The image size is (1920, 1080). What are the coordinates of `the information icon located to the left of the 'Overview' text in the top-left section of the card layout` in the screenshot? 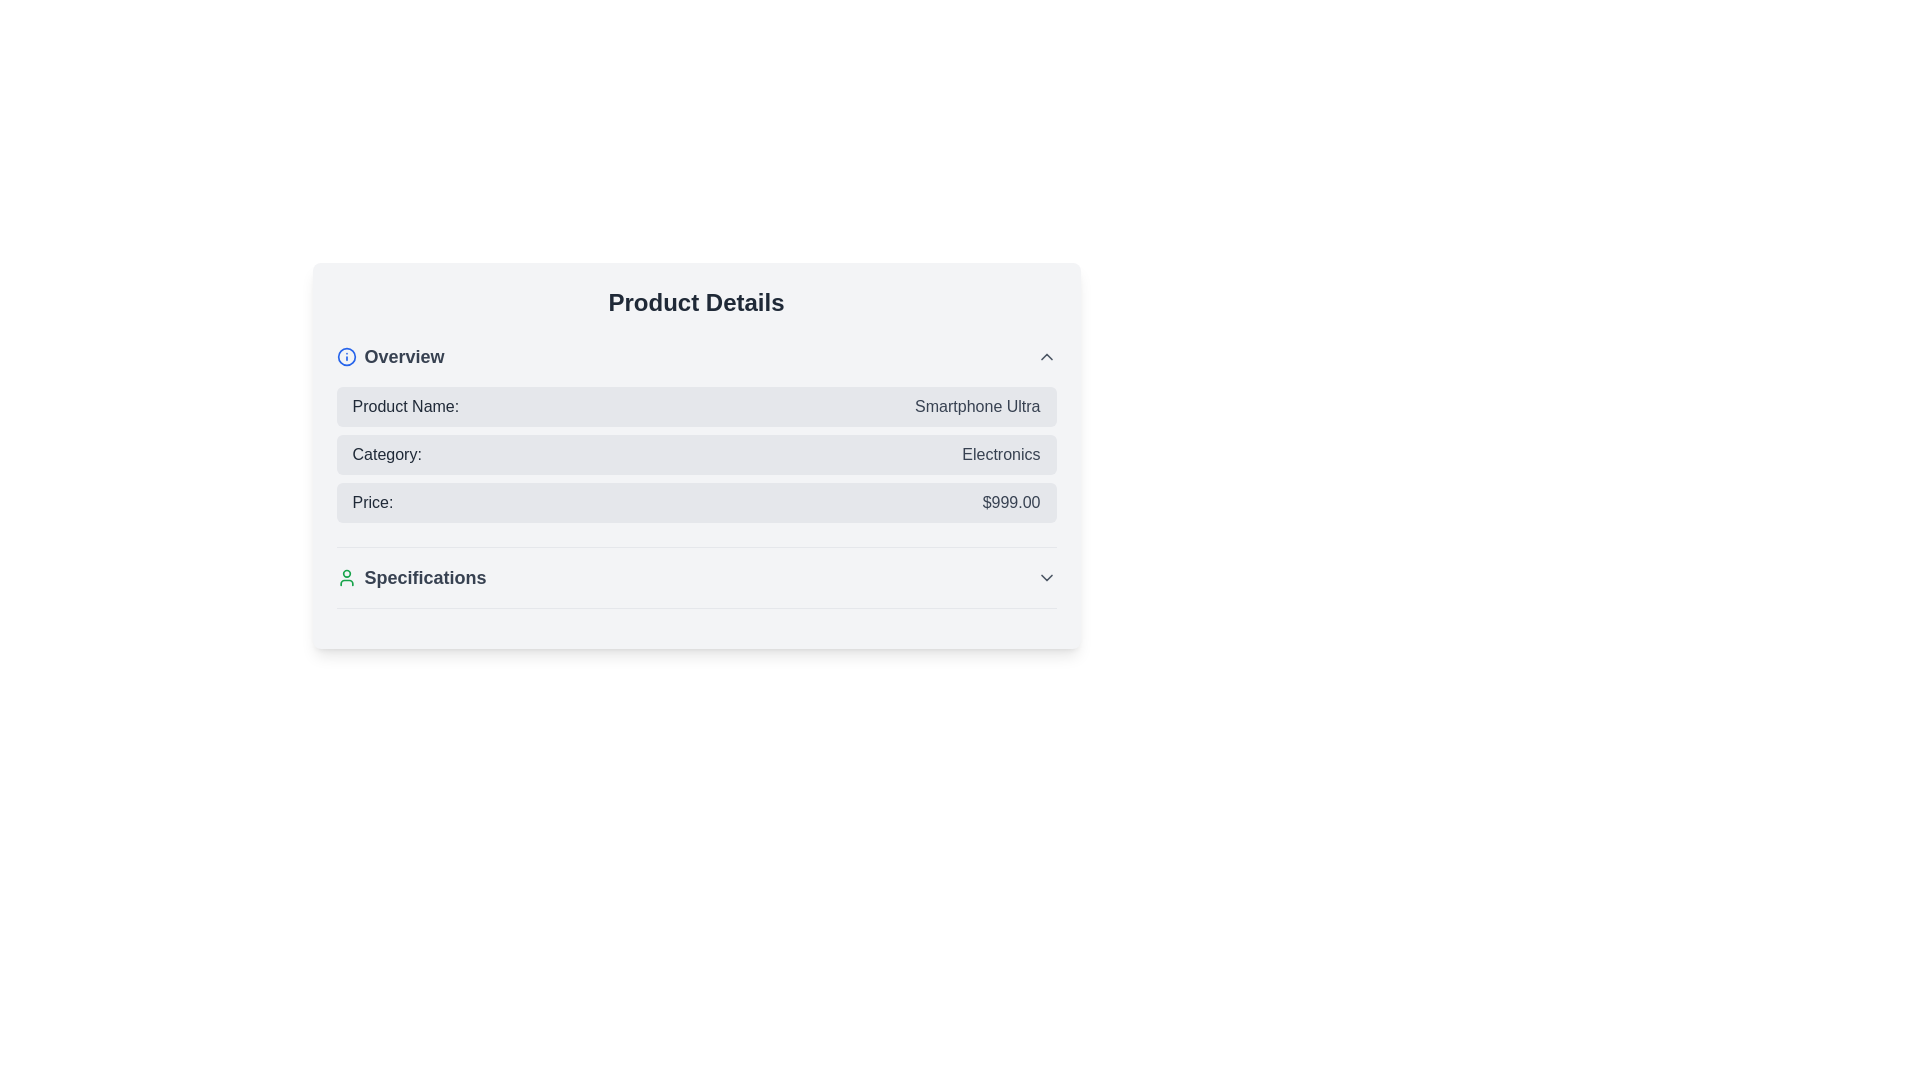 It's located at (346, 356).